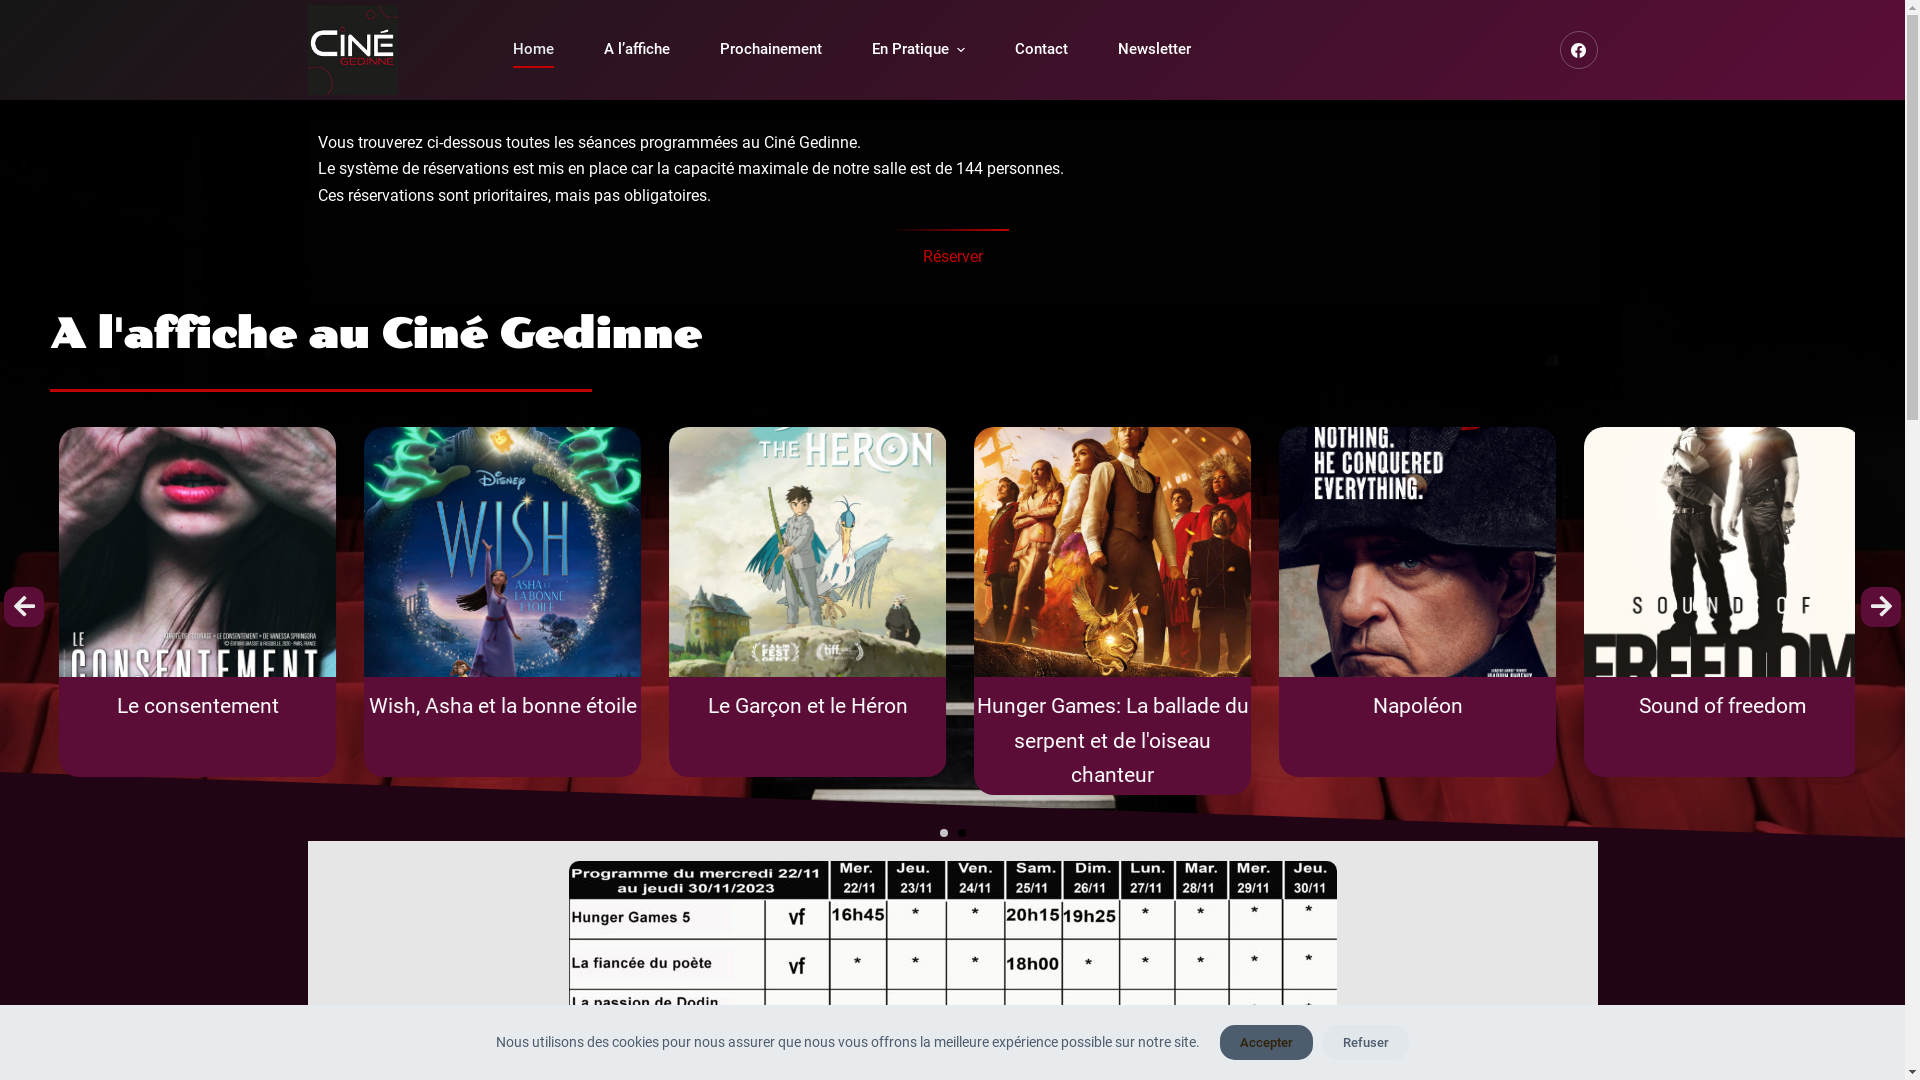 The width and height of the screenshot is (1920, 1080). What do you see at coordinates (768, 48) in the screenshot?
I see `'Prochainement'` at bounding box center [768, 48].